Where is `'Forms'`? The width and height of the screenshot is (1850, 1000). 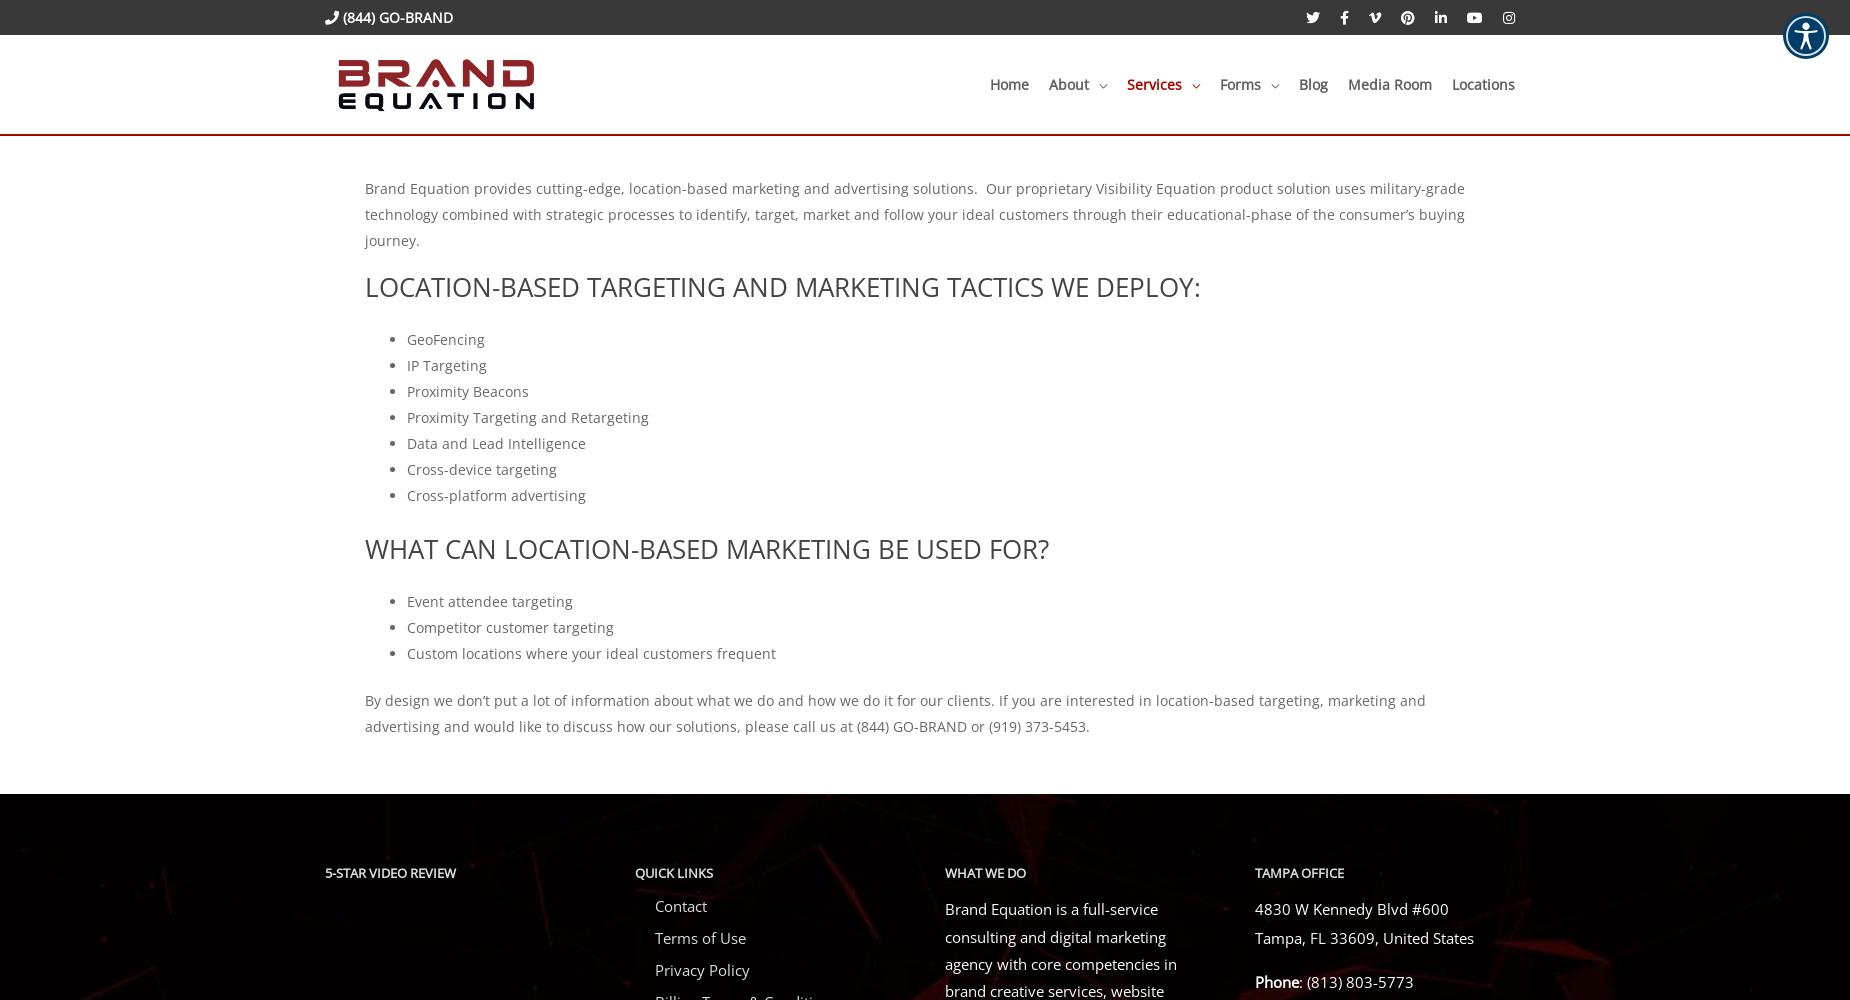 'Forms' is located at coordinates (1239, 82).